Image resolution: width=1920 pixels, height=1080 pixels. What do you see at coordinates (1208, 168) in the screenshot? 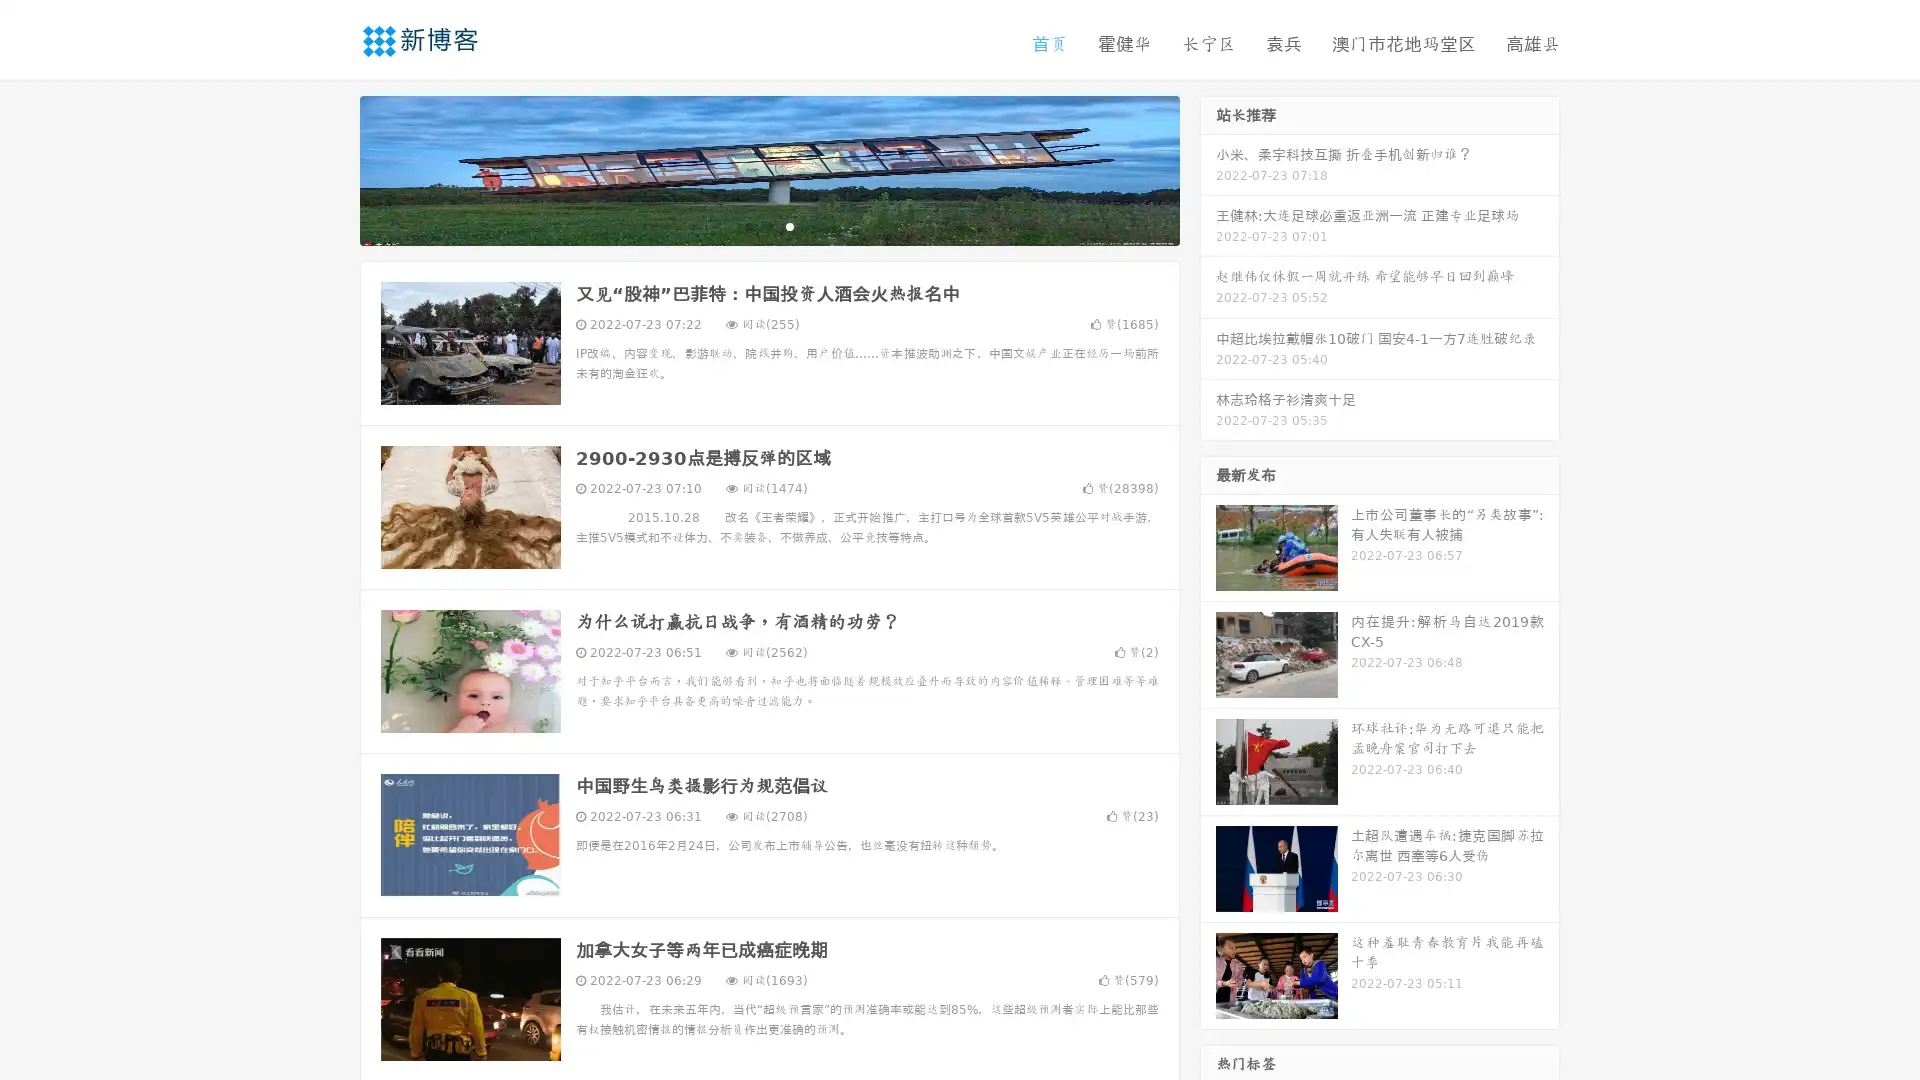
I see `Next slide` at bounding box center [1208, 168].